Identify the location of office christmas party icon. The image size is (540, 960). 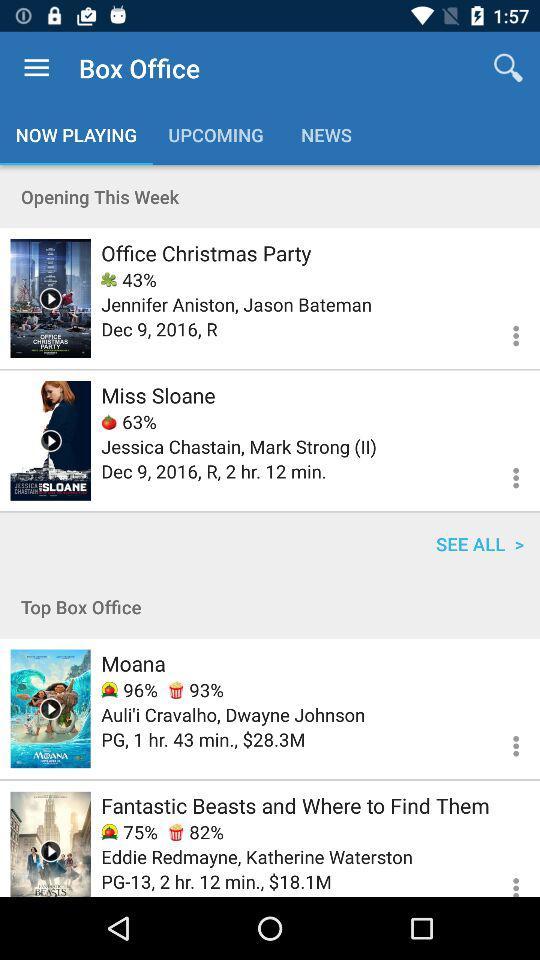
(205, 252).